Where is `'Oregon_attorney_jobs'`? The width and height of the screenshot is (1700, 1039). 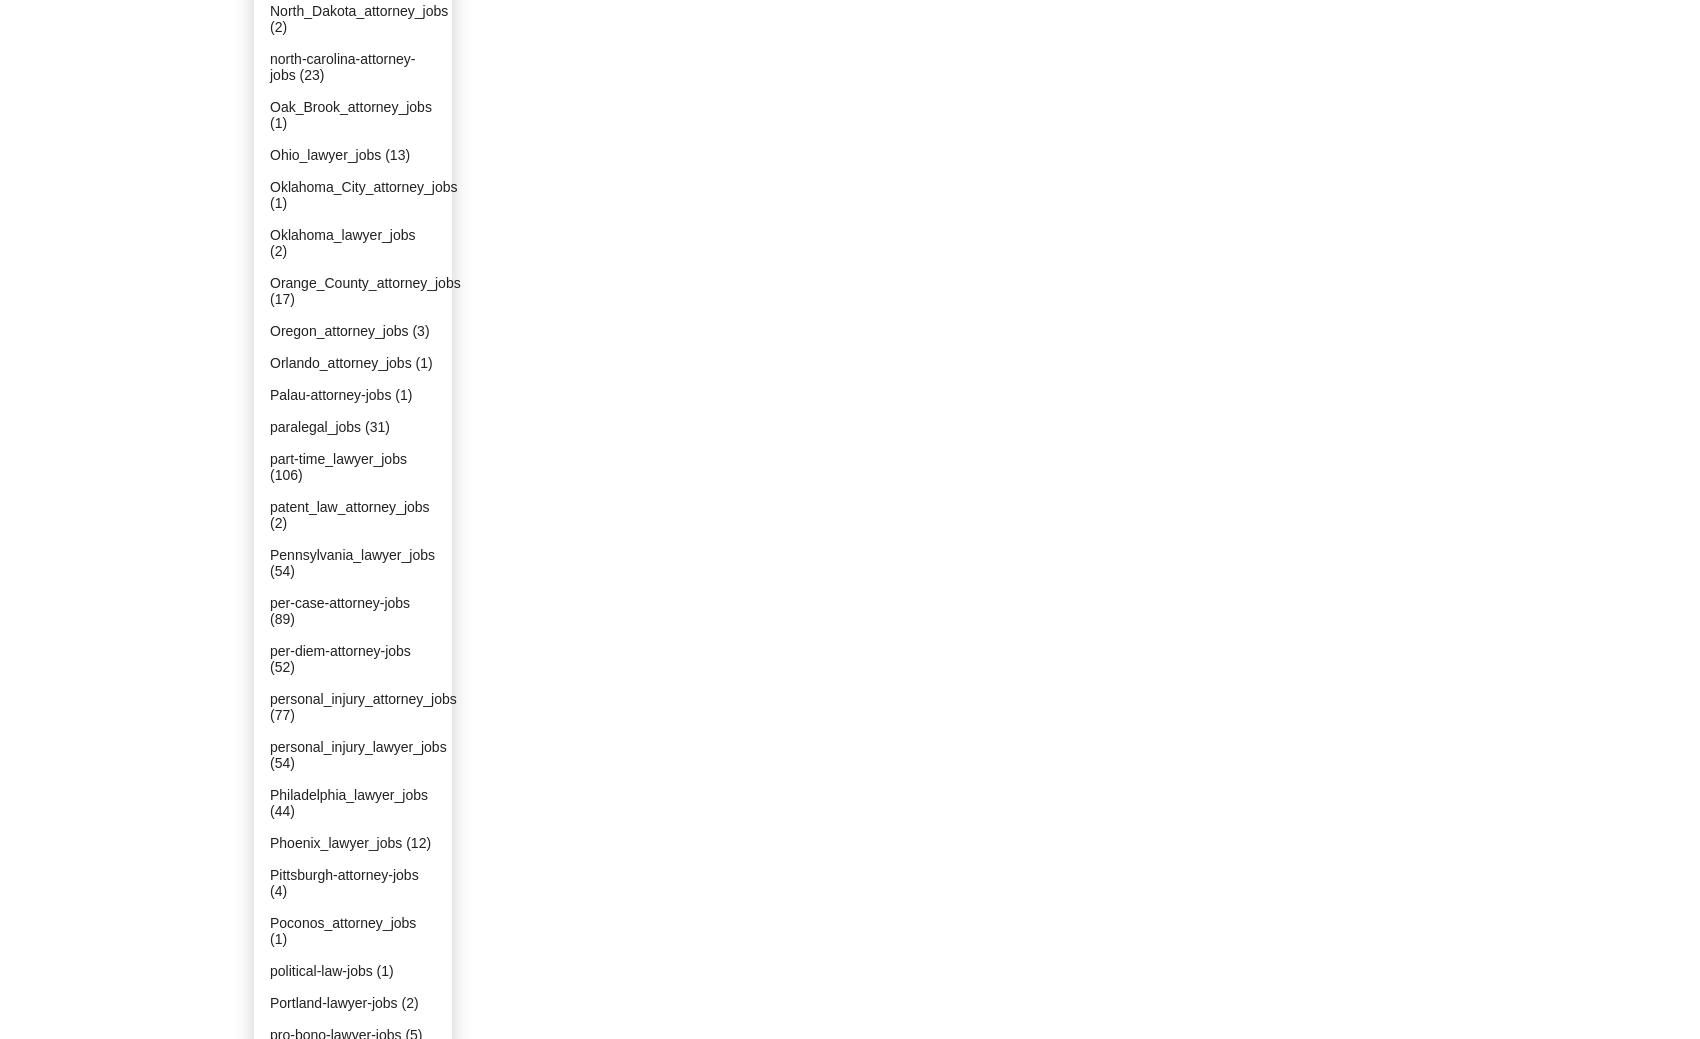
'Oregon_attorney_jobs' is located at coordinates (337, 331).